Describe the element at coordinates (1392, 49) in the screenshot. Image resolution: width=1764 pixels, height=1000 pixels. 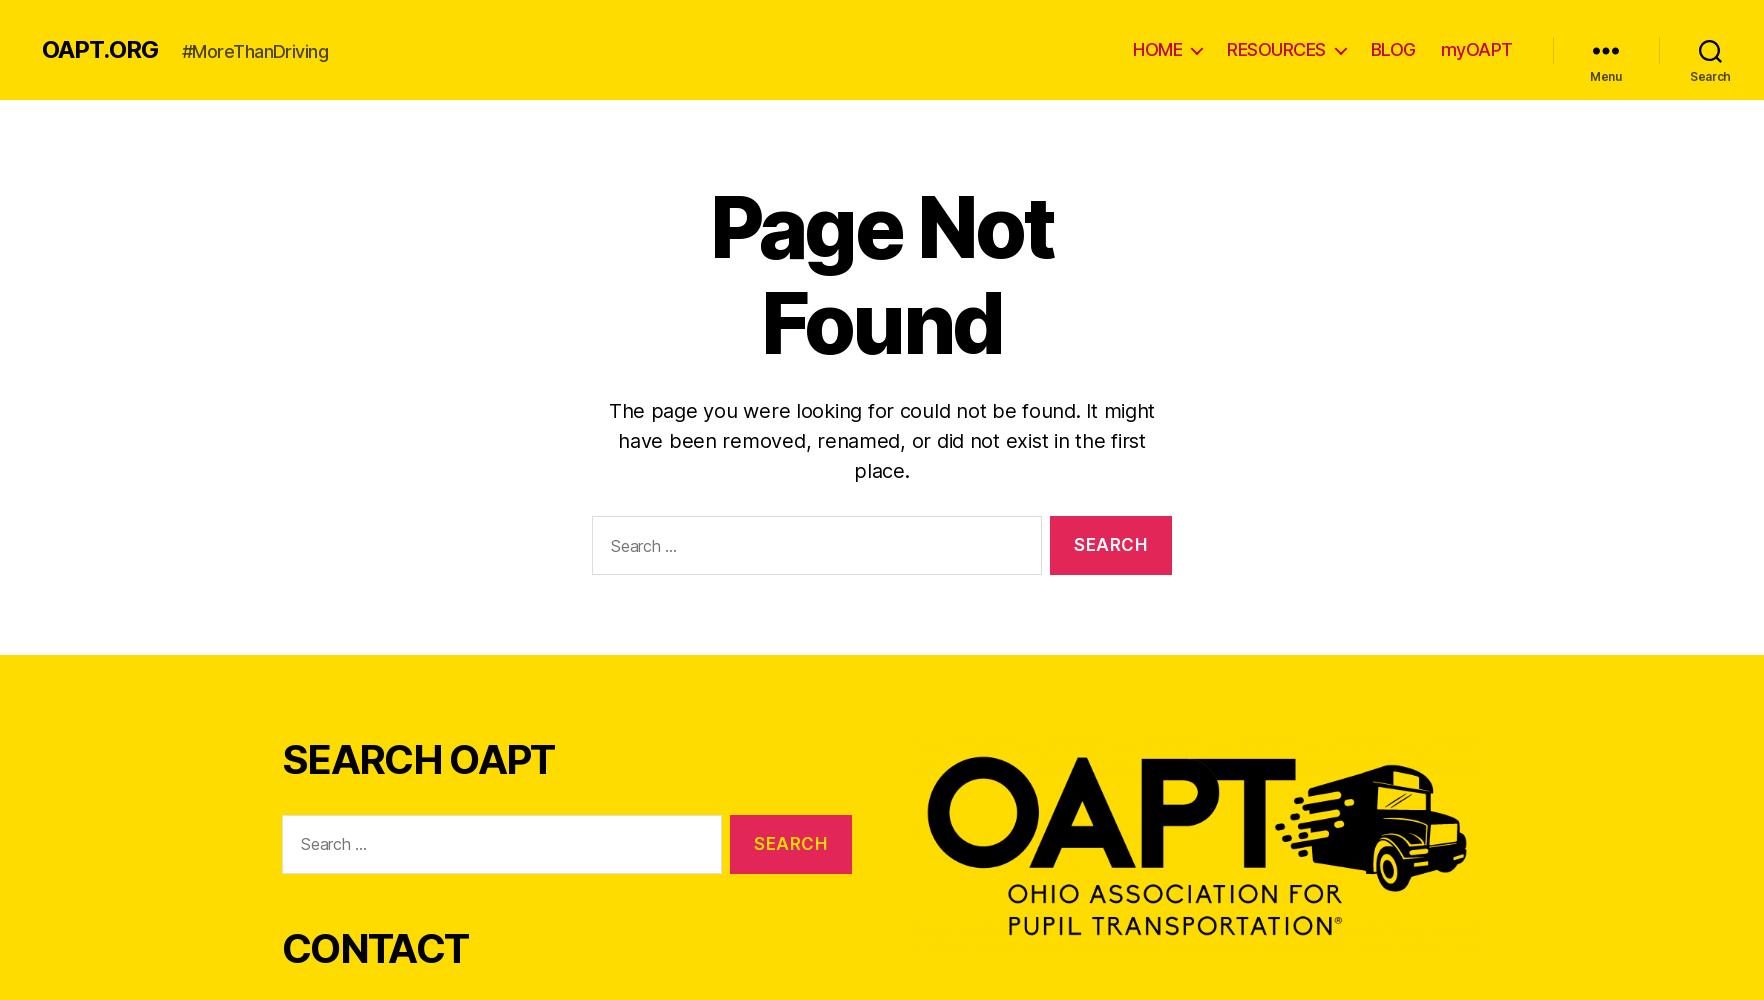
I see `'BLOG'` at that location.